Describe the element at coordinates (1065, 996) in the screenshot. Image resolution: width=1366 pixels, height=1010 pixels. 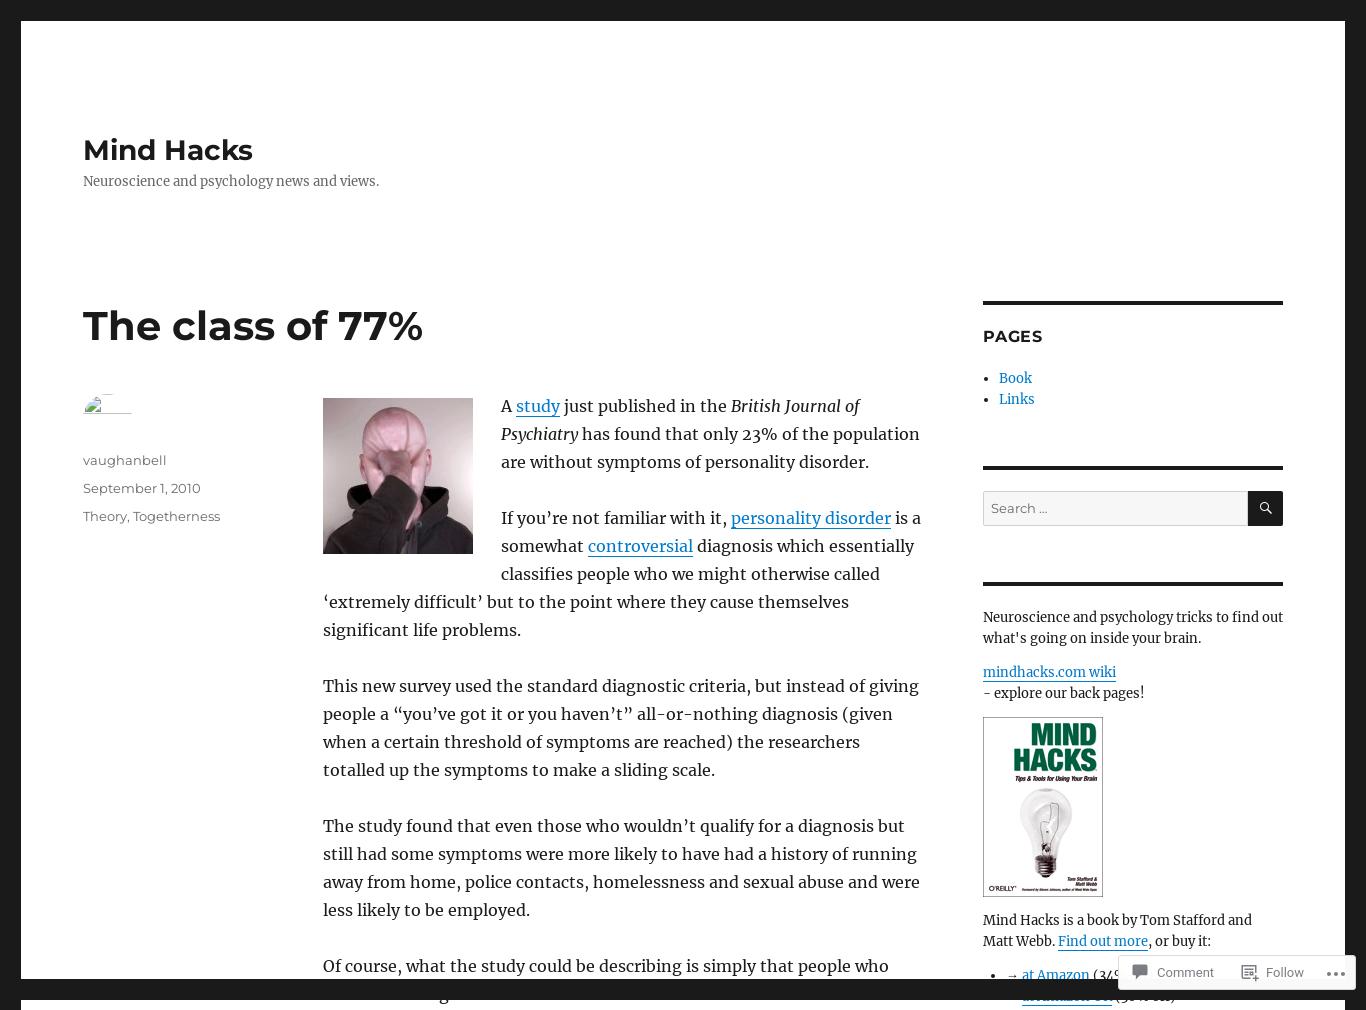
I see `'at Amazon UK'` at that location.